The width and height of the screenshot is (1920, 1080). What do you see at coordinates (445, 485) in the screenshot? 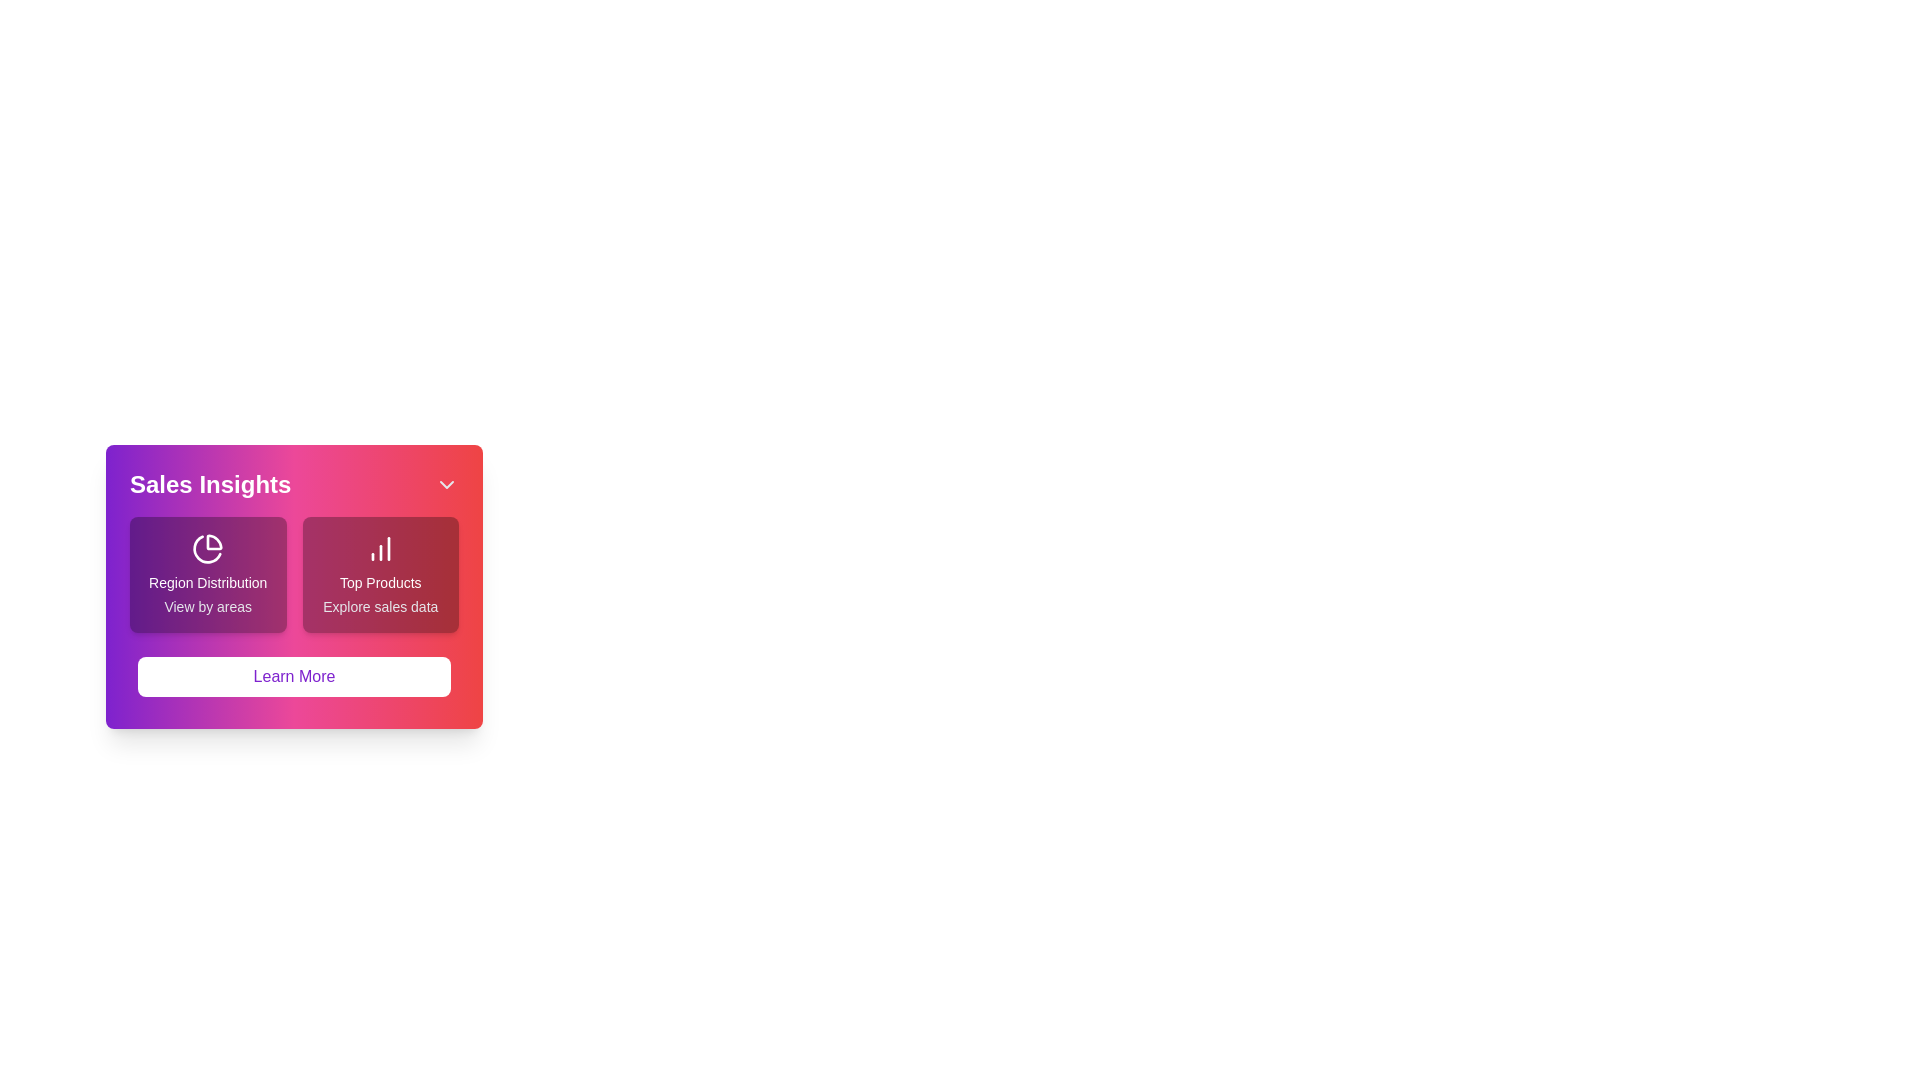
I see `the dropdown toggle icon located at the top-right corner of the 'Sales Insights' header box` at bounding box center [445, 485].